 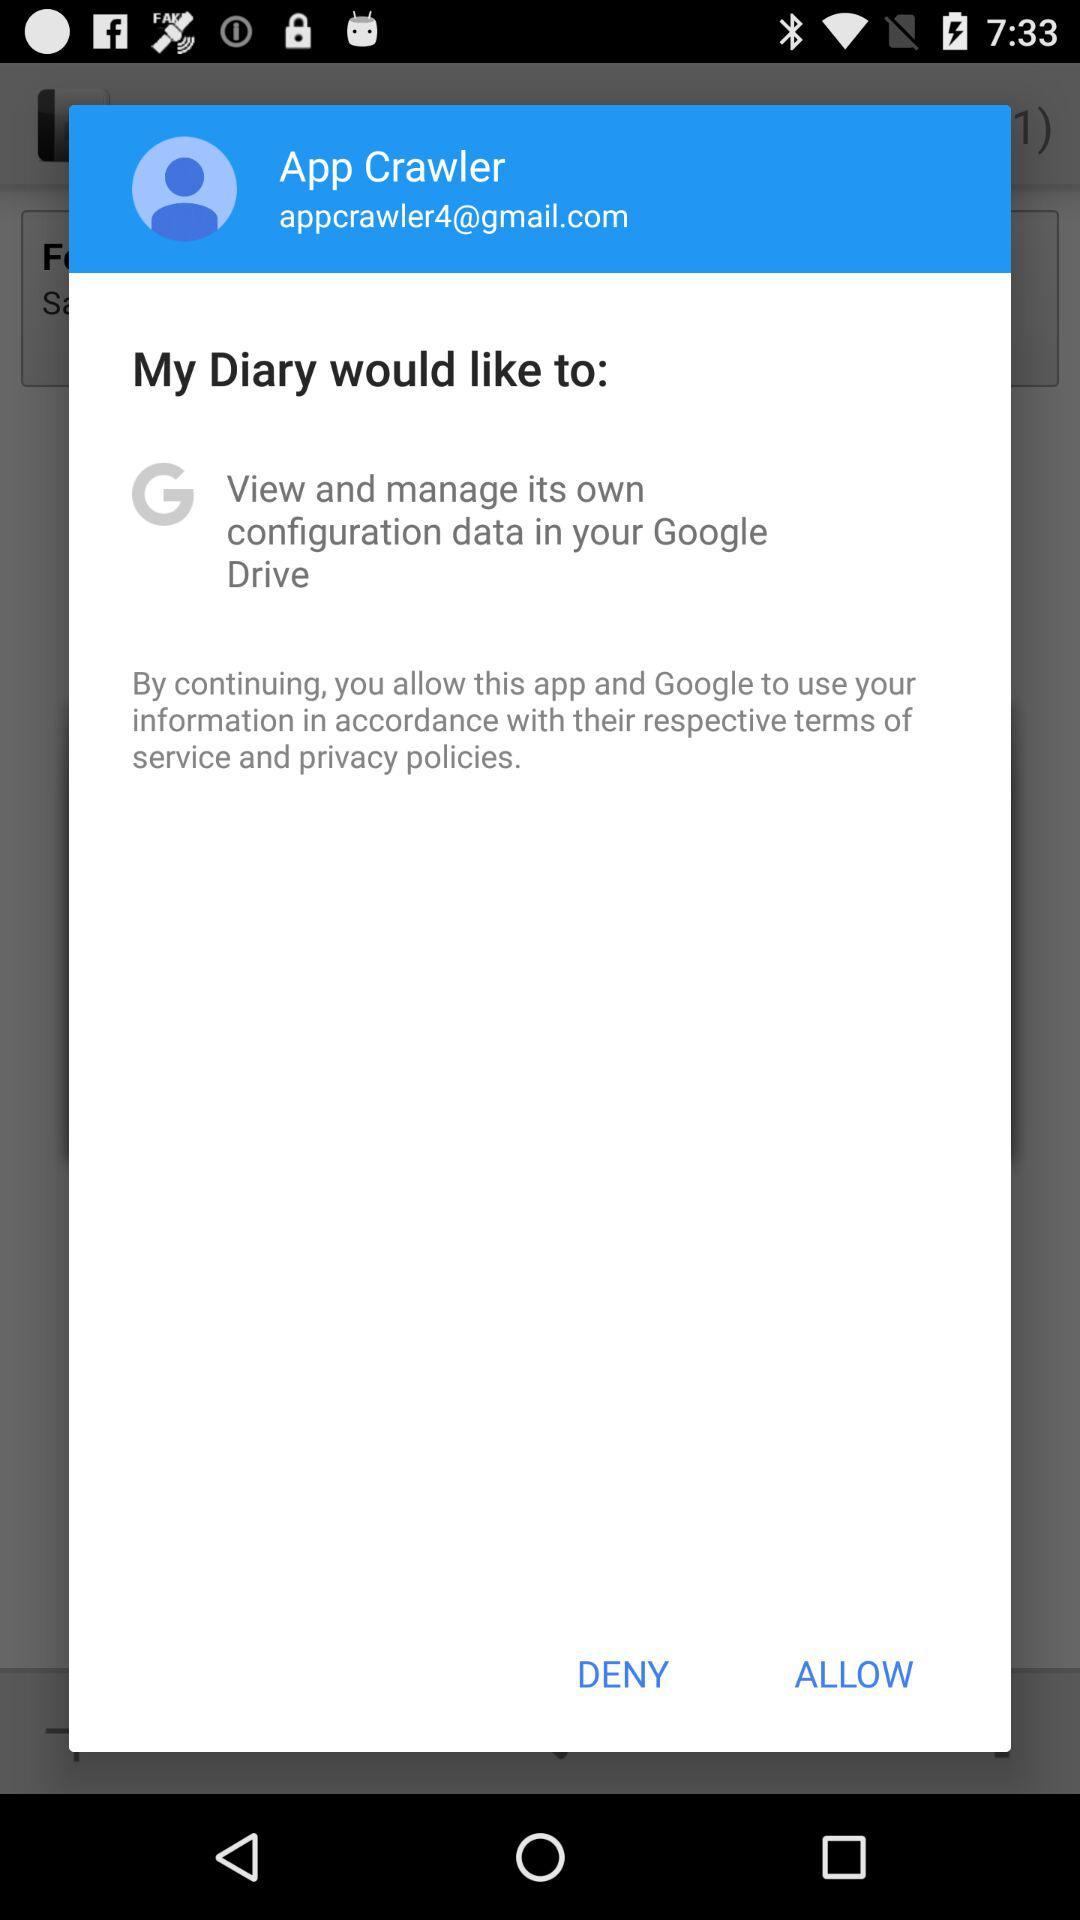 I want to click on app above appcrawler4@gmail.com app, so click(x=392, y=164).